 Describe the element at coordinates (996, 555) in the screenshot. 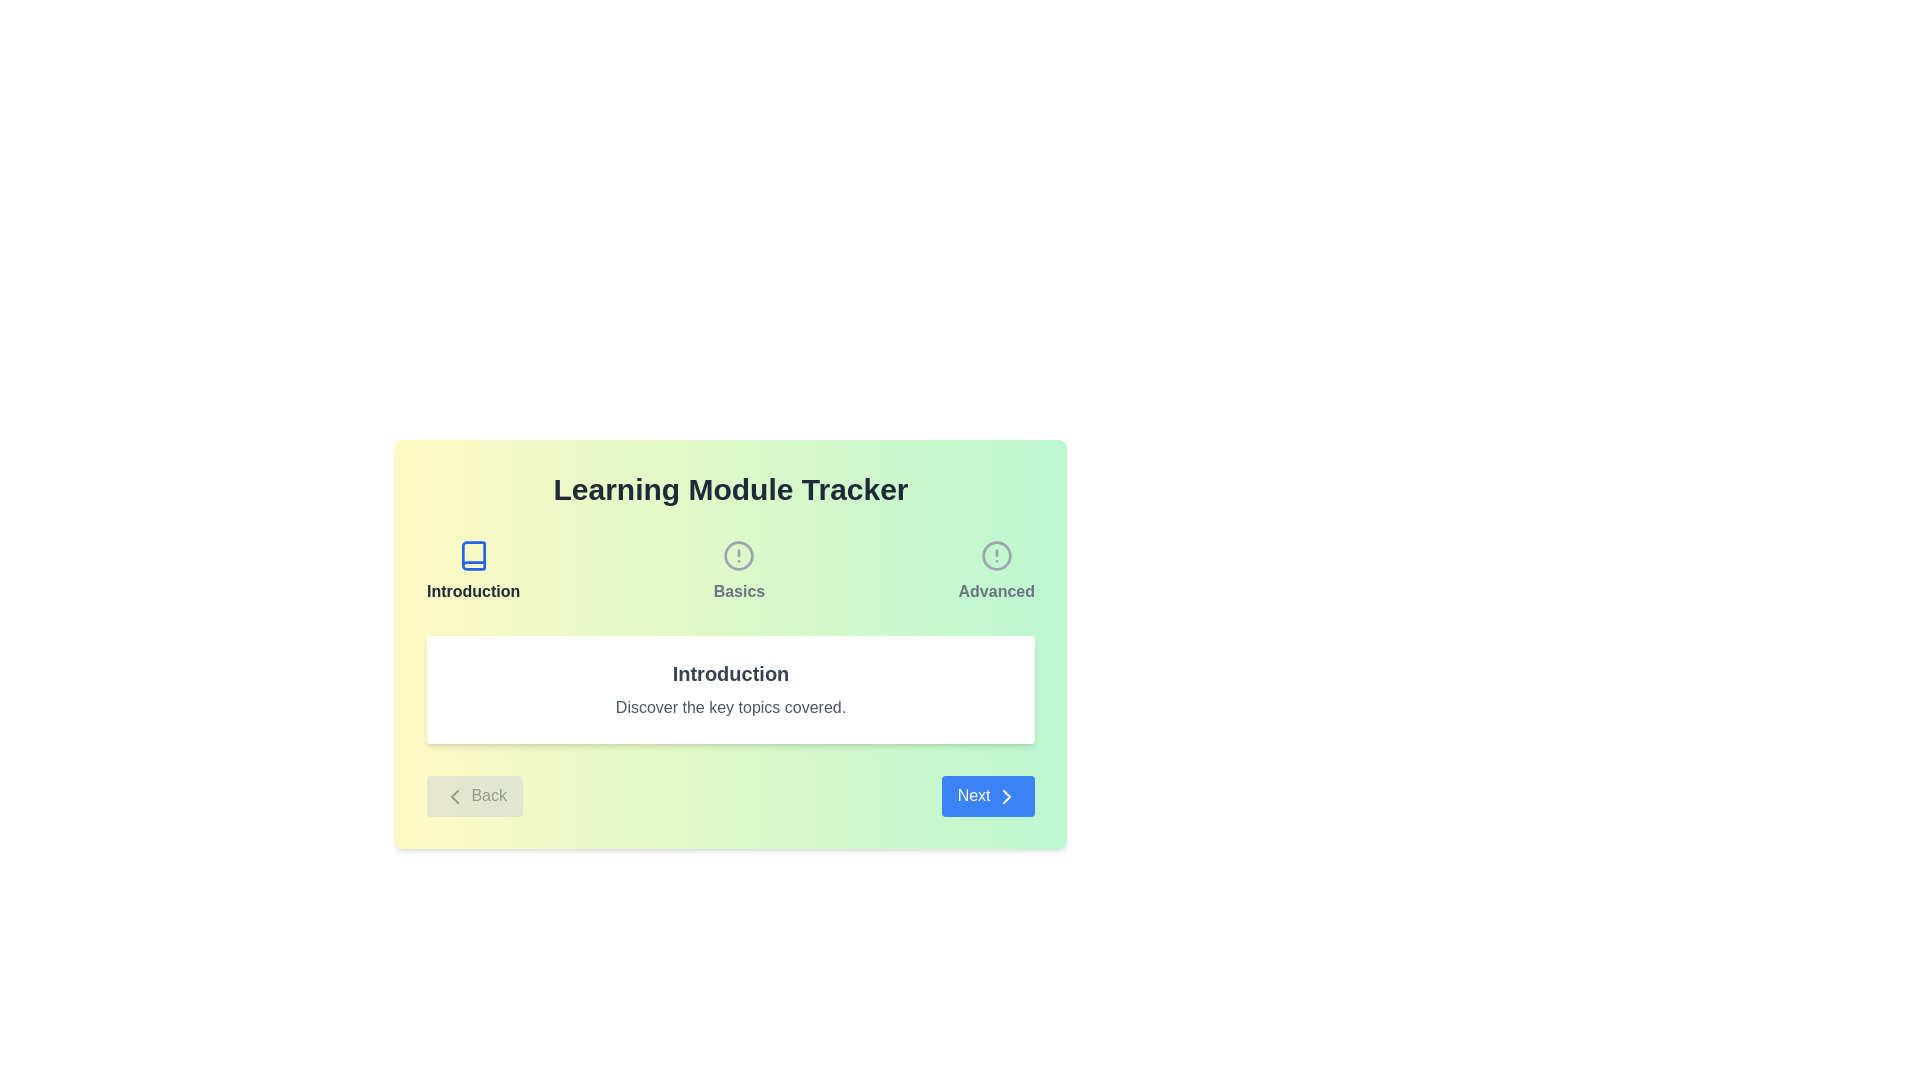

I see `the circular graphic element within the 'Advanced' icon located in the top-right part of the Learning Module Tracker interface` at that location.